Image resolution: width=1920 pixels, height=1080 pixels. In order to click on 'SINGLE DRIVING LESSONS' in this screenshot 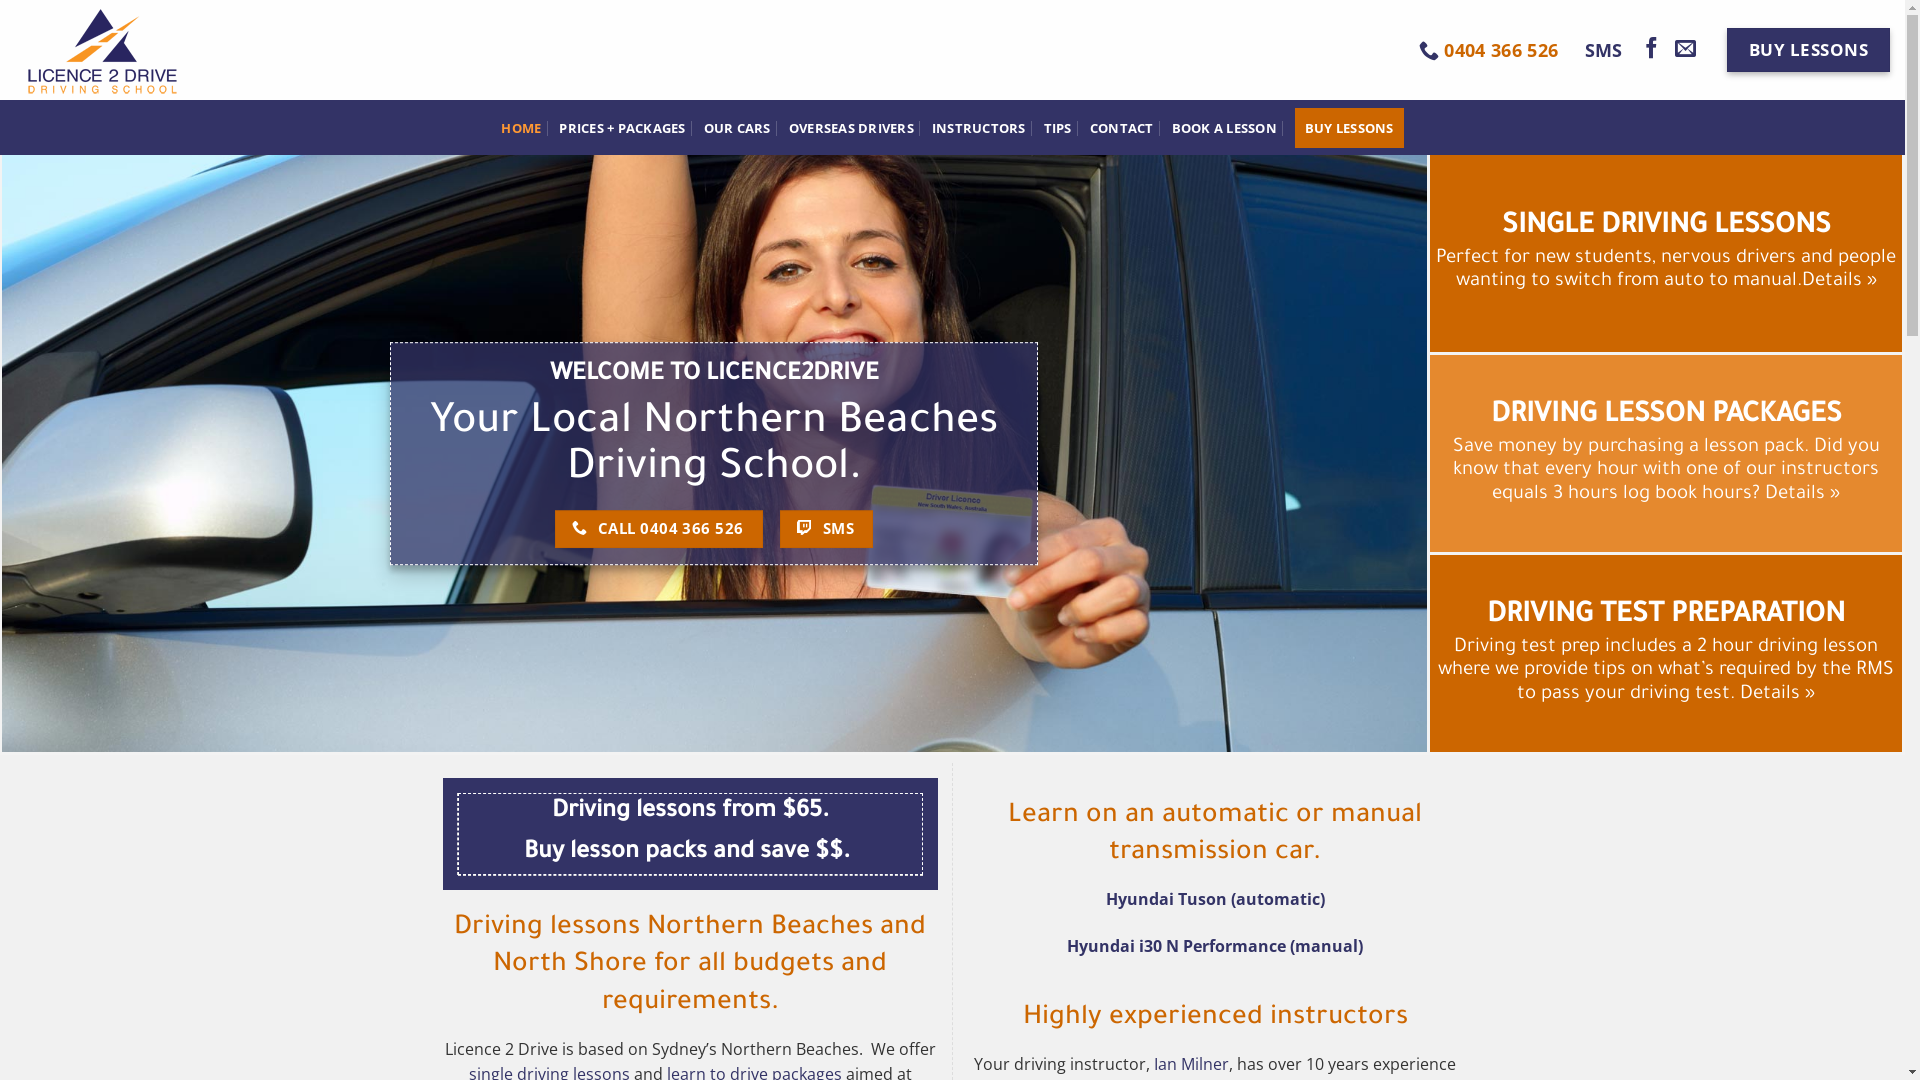, I will do `click(1666, 227)`.